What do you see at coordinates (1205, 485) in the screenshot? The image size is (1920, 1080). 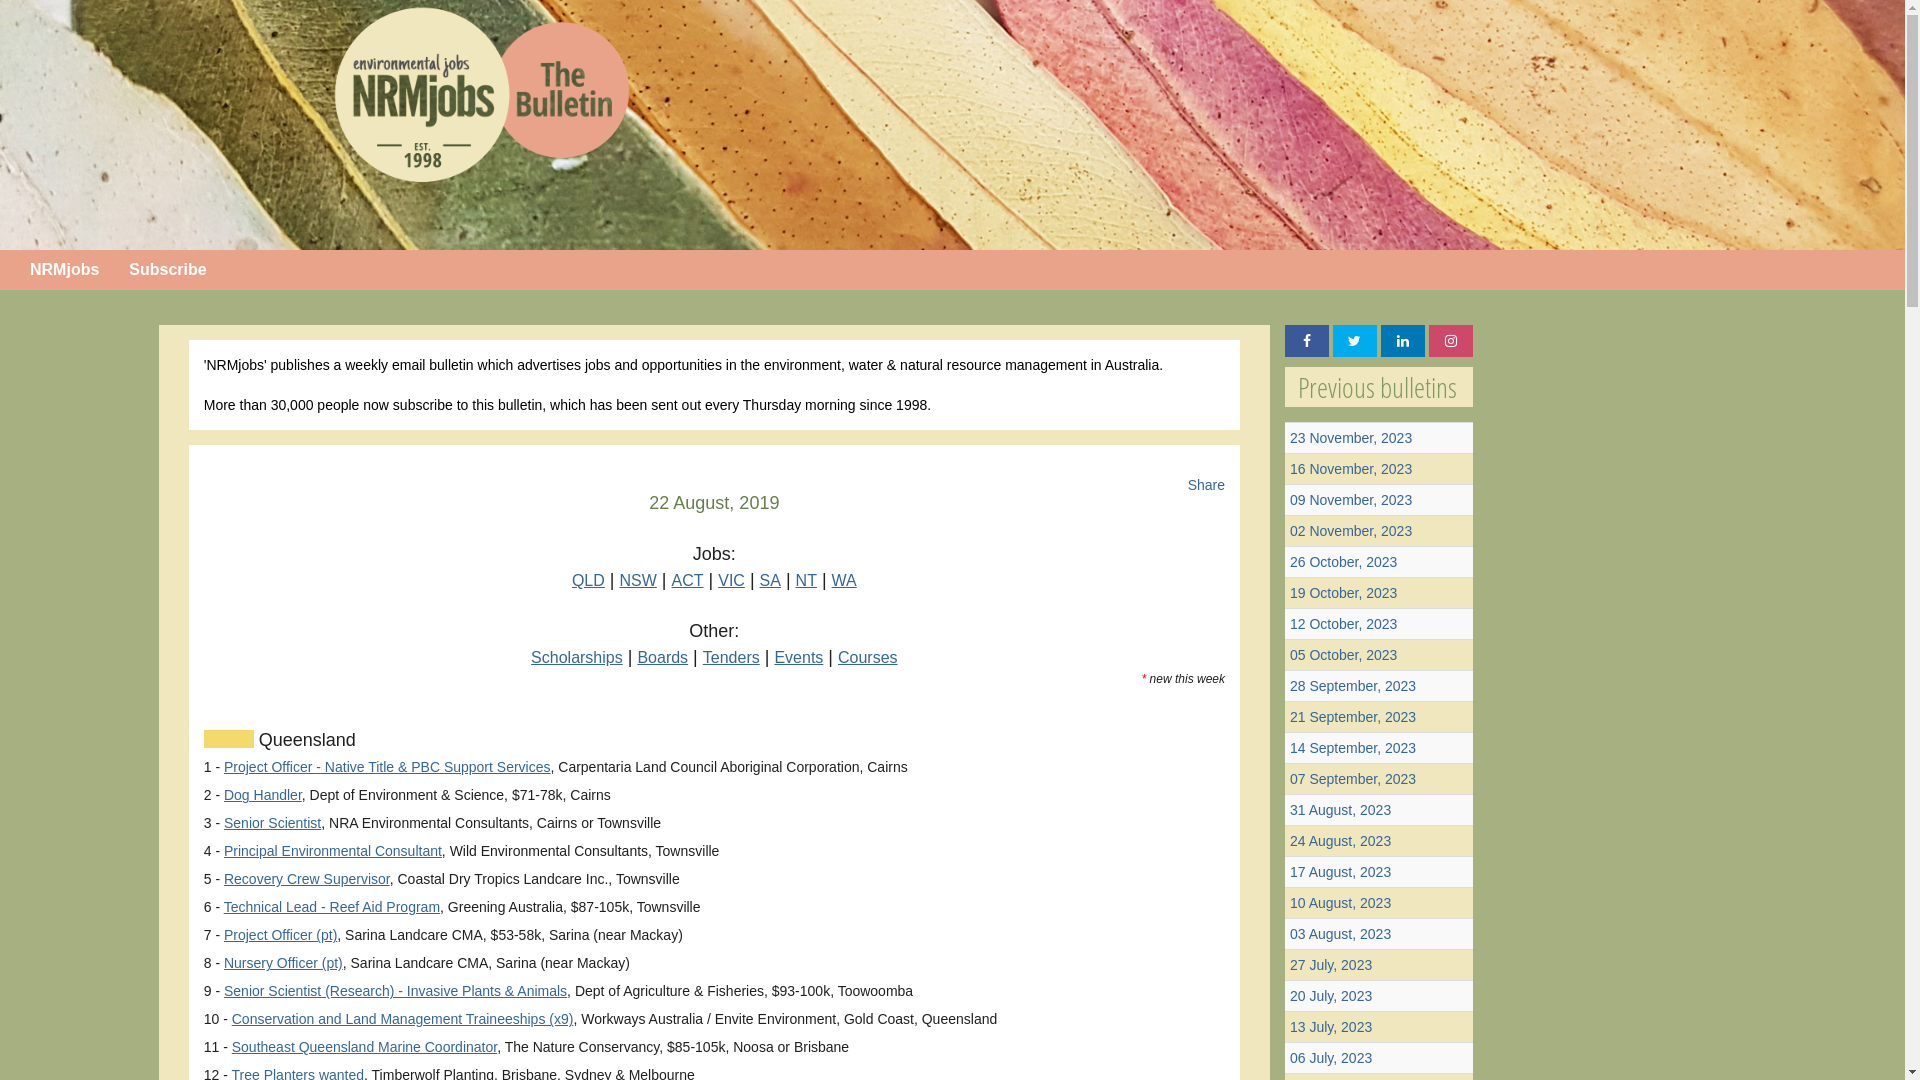 I see `'Share'` at bounding box center [1205, 485].